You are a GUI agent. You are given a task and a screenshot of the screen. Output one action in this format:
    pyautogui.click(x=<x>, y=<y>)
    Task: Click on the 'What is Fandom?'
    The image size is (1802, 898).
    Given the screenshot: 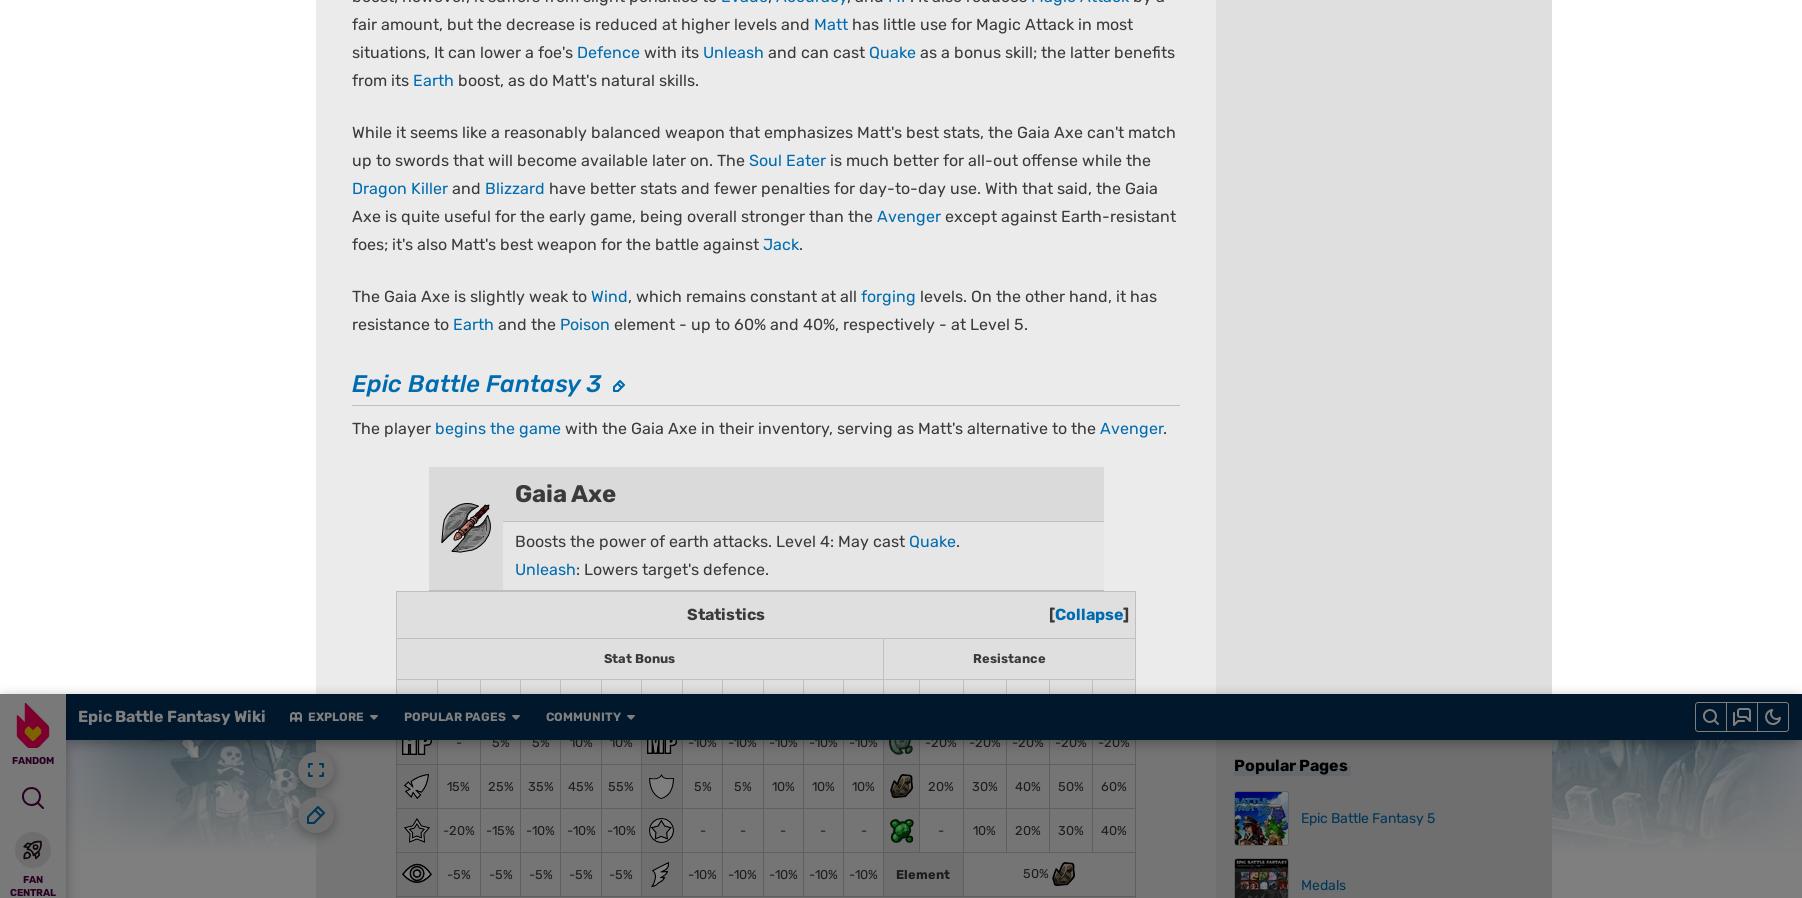 What is the action you would take?
    pyautogui.click(x=745, y=717)
    